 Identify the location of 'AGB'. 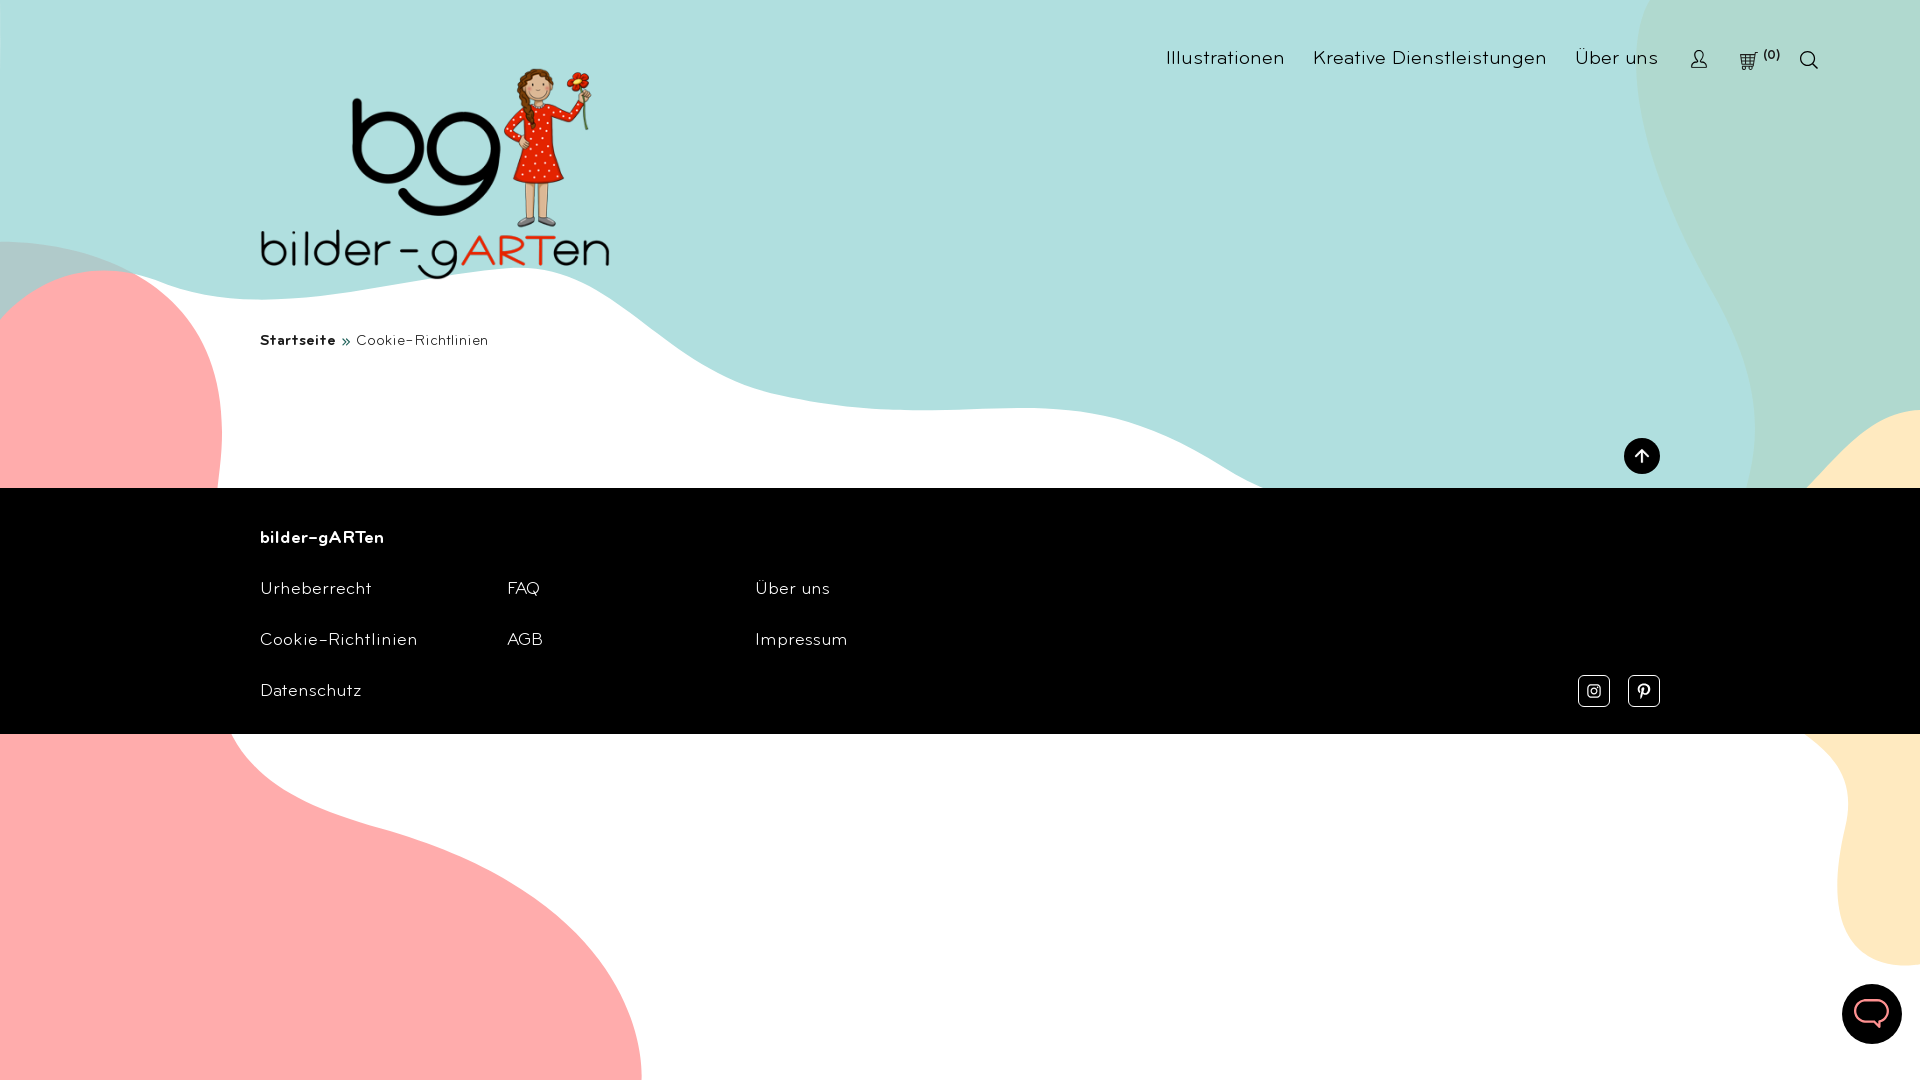
(524, 640).